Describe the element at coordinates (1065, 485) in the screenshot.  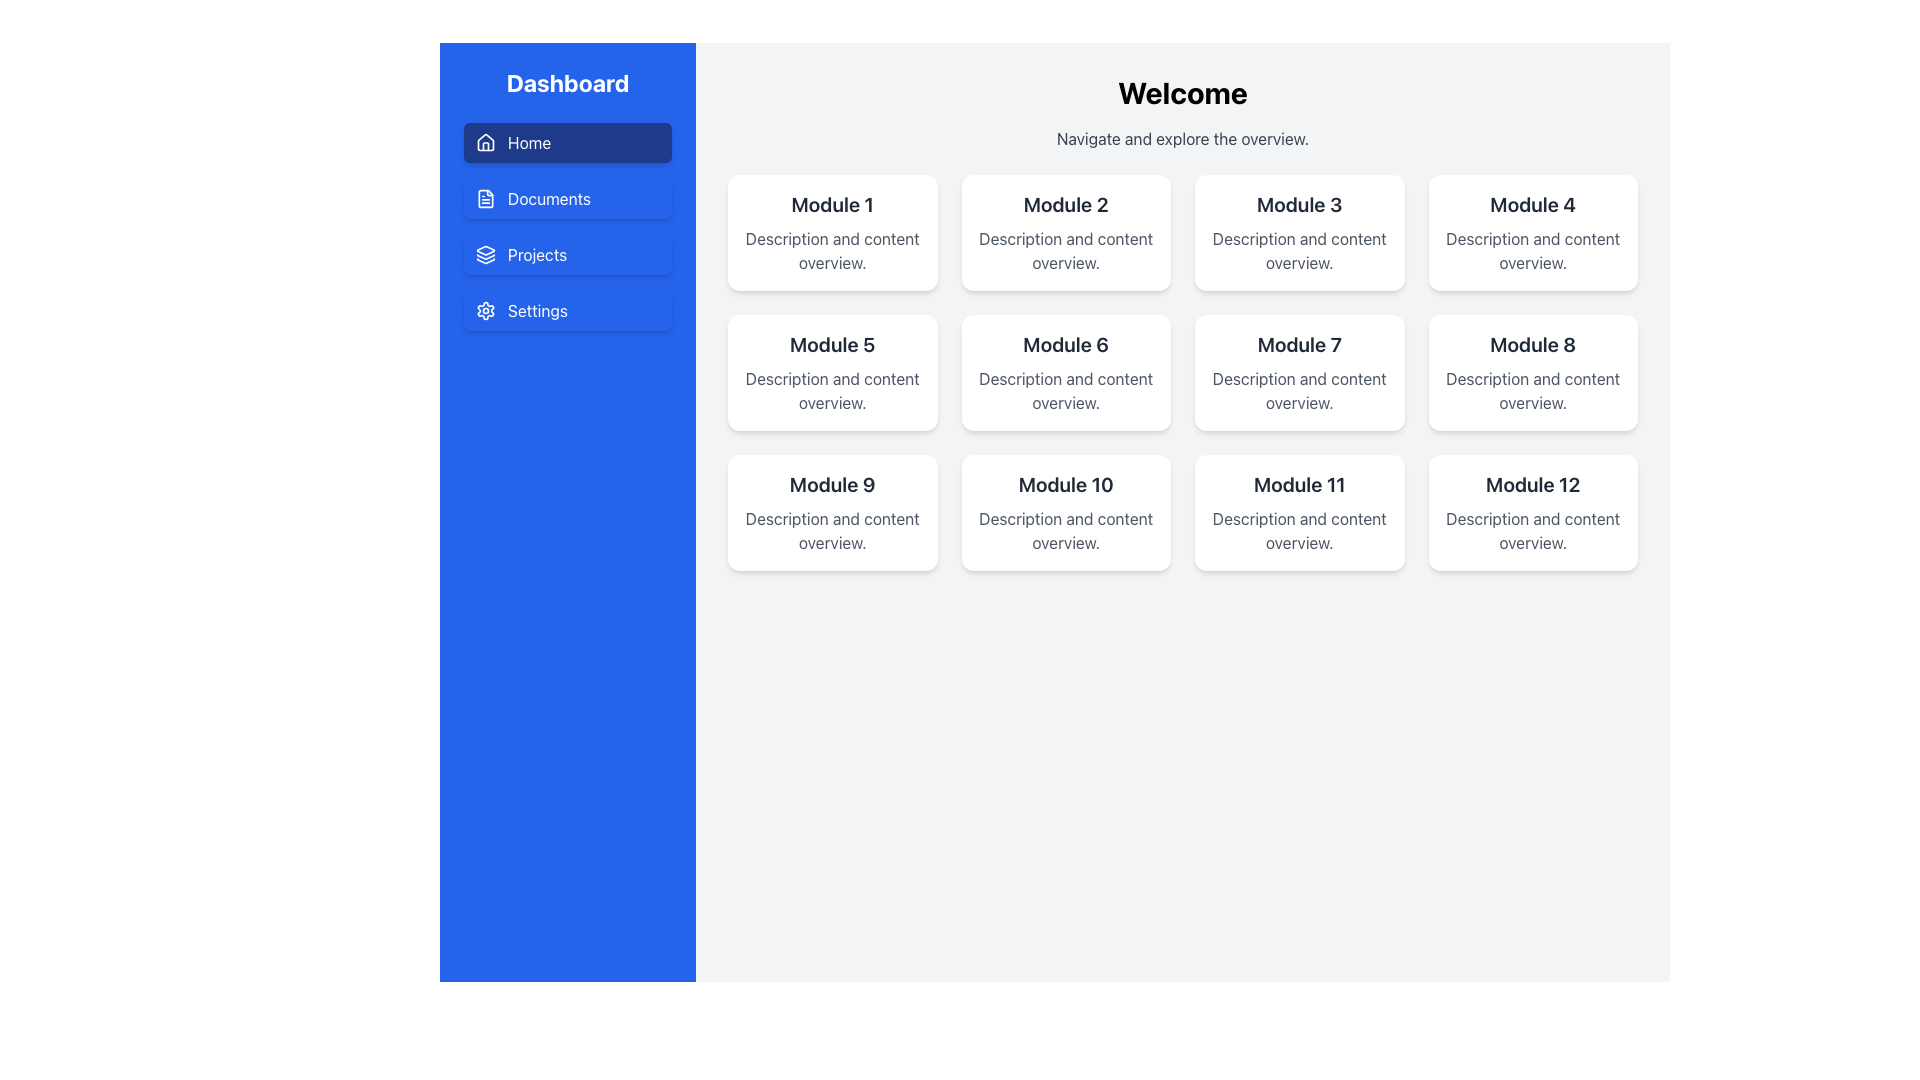
I see `the 'Module 10' text label displayed in bold, large-sized font within a white card, located in the second row and third column of the grid, above the subtitle 'Description and content overview.'` at that location.